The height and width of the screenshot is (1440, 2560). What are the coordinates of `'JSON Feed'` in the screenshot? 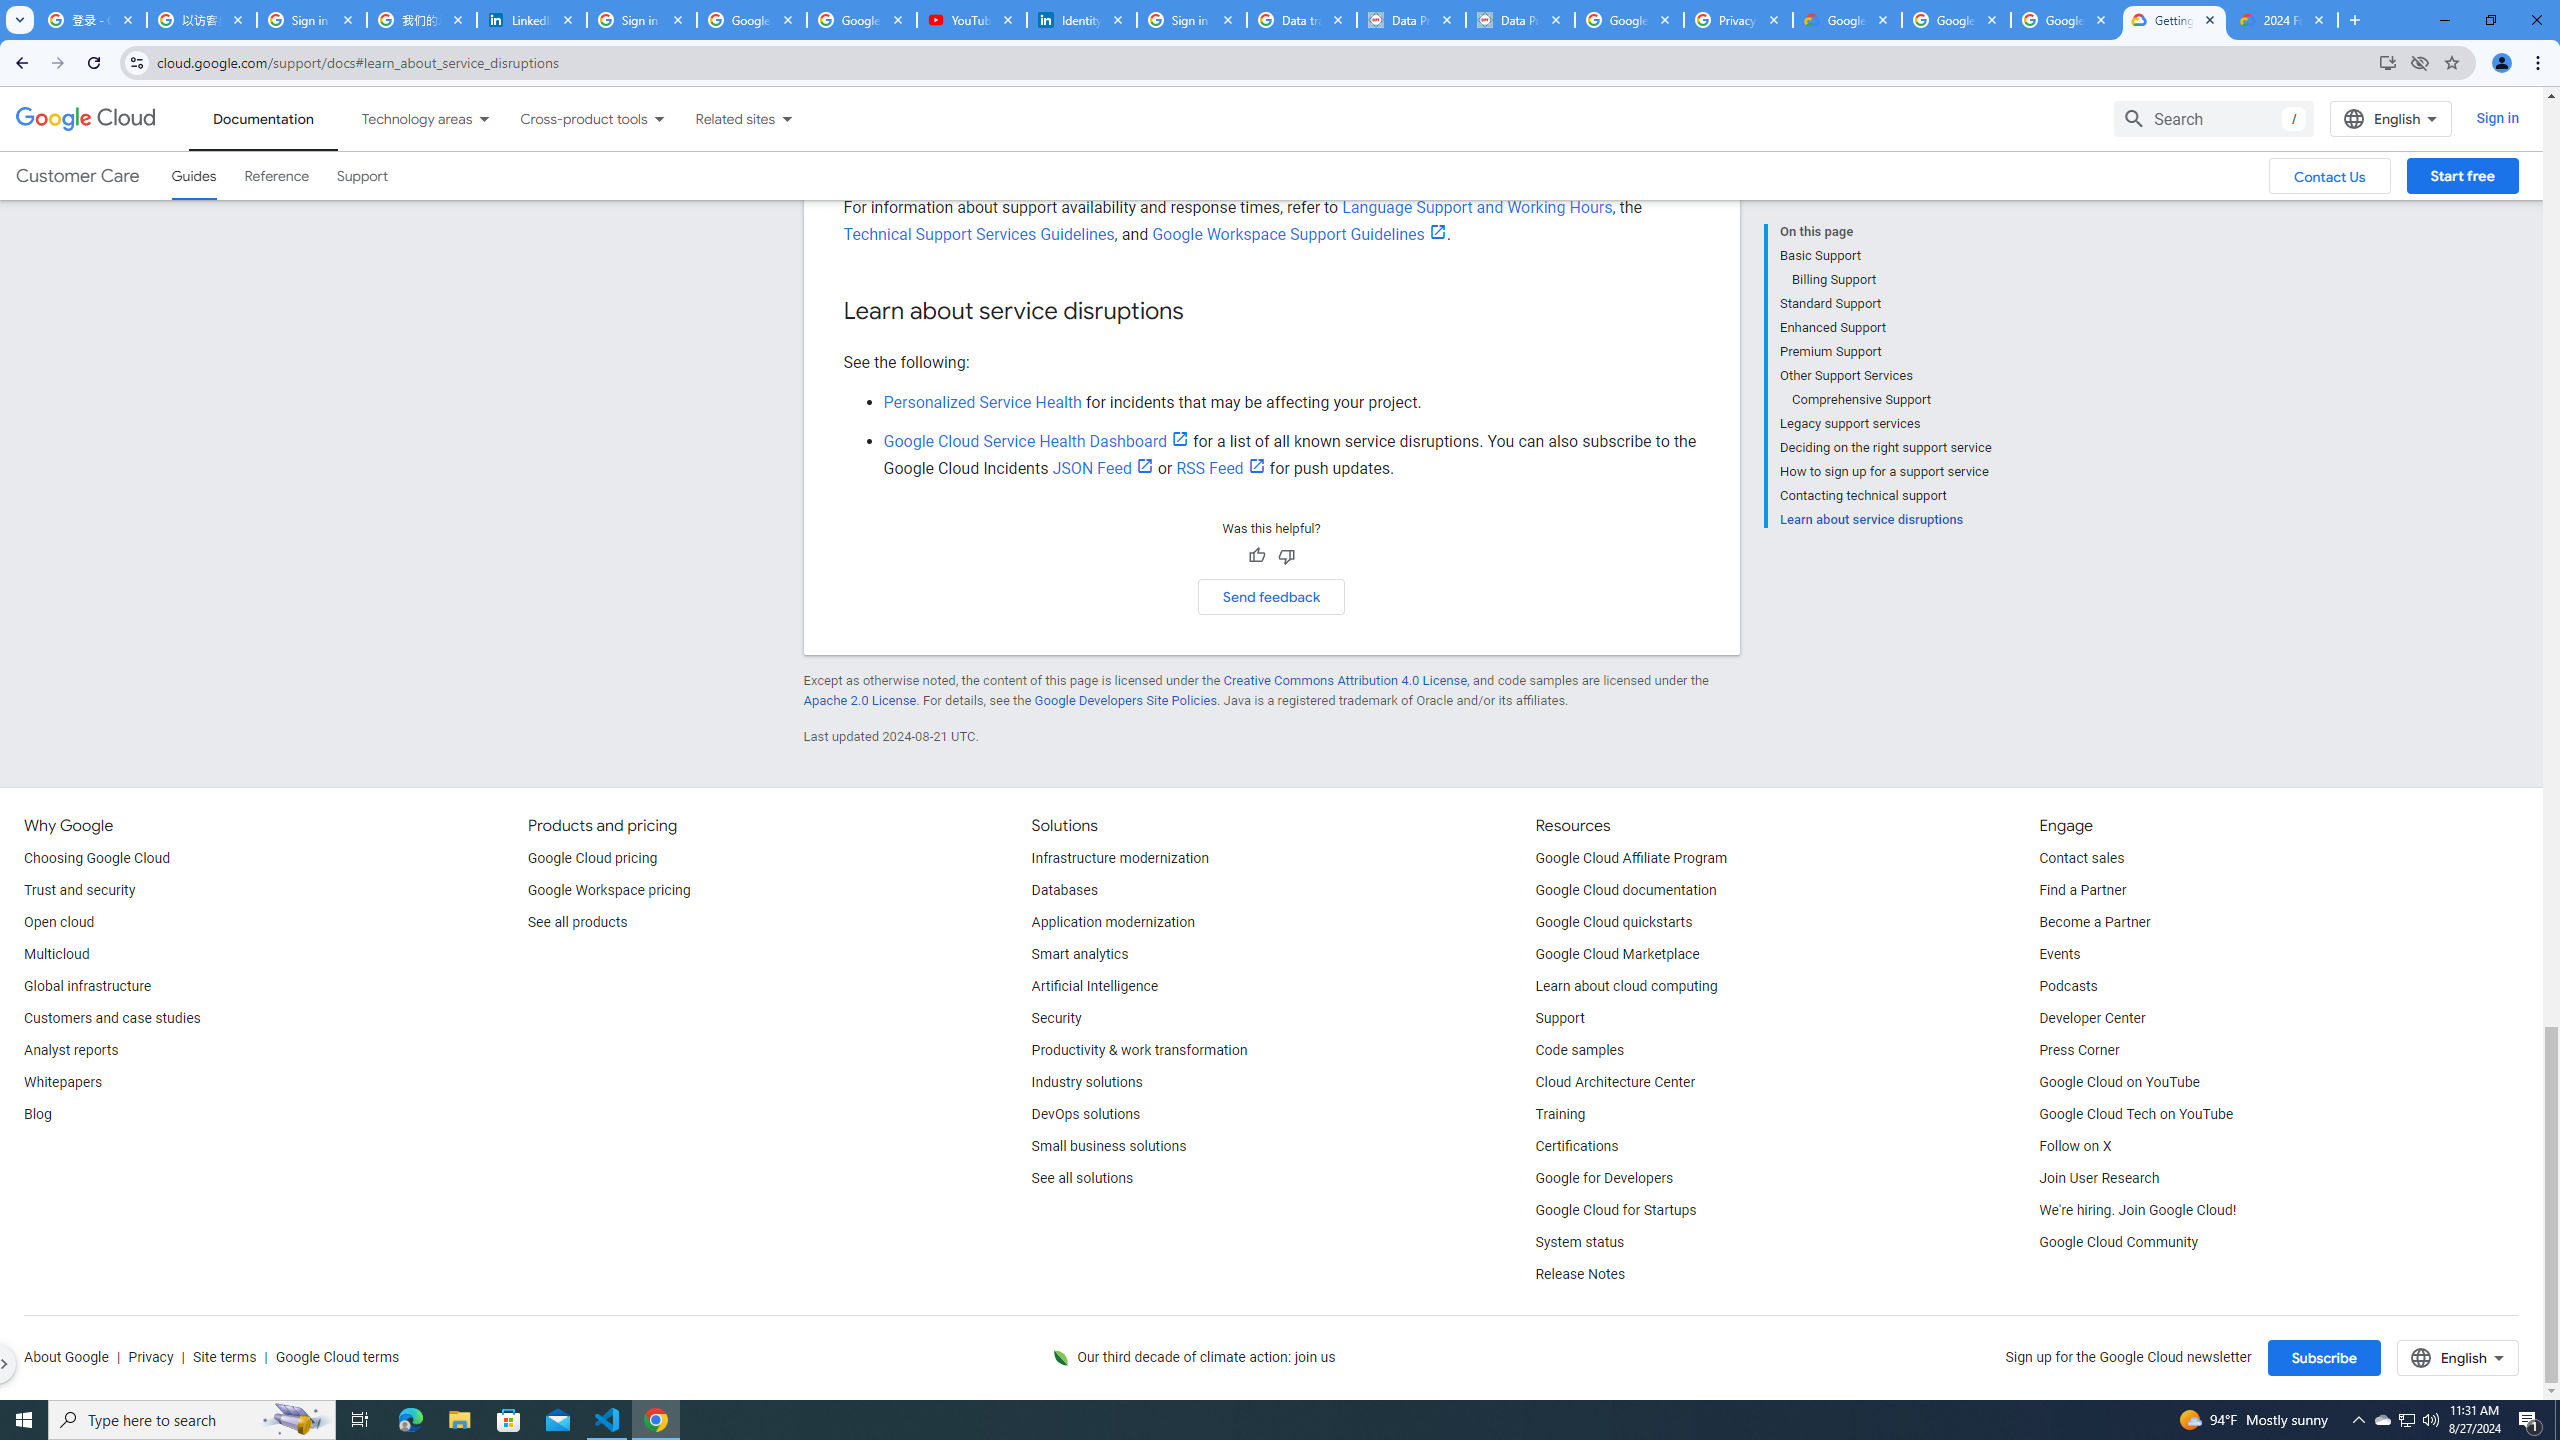 It's located at (1102, 467).